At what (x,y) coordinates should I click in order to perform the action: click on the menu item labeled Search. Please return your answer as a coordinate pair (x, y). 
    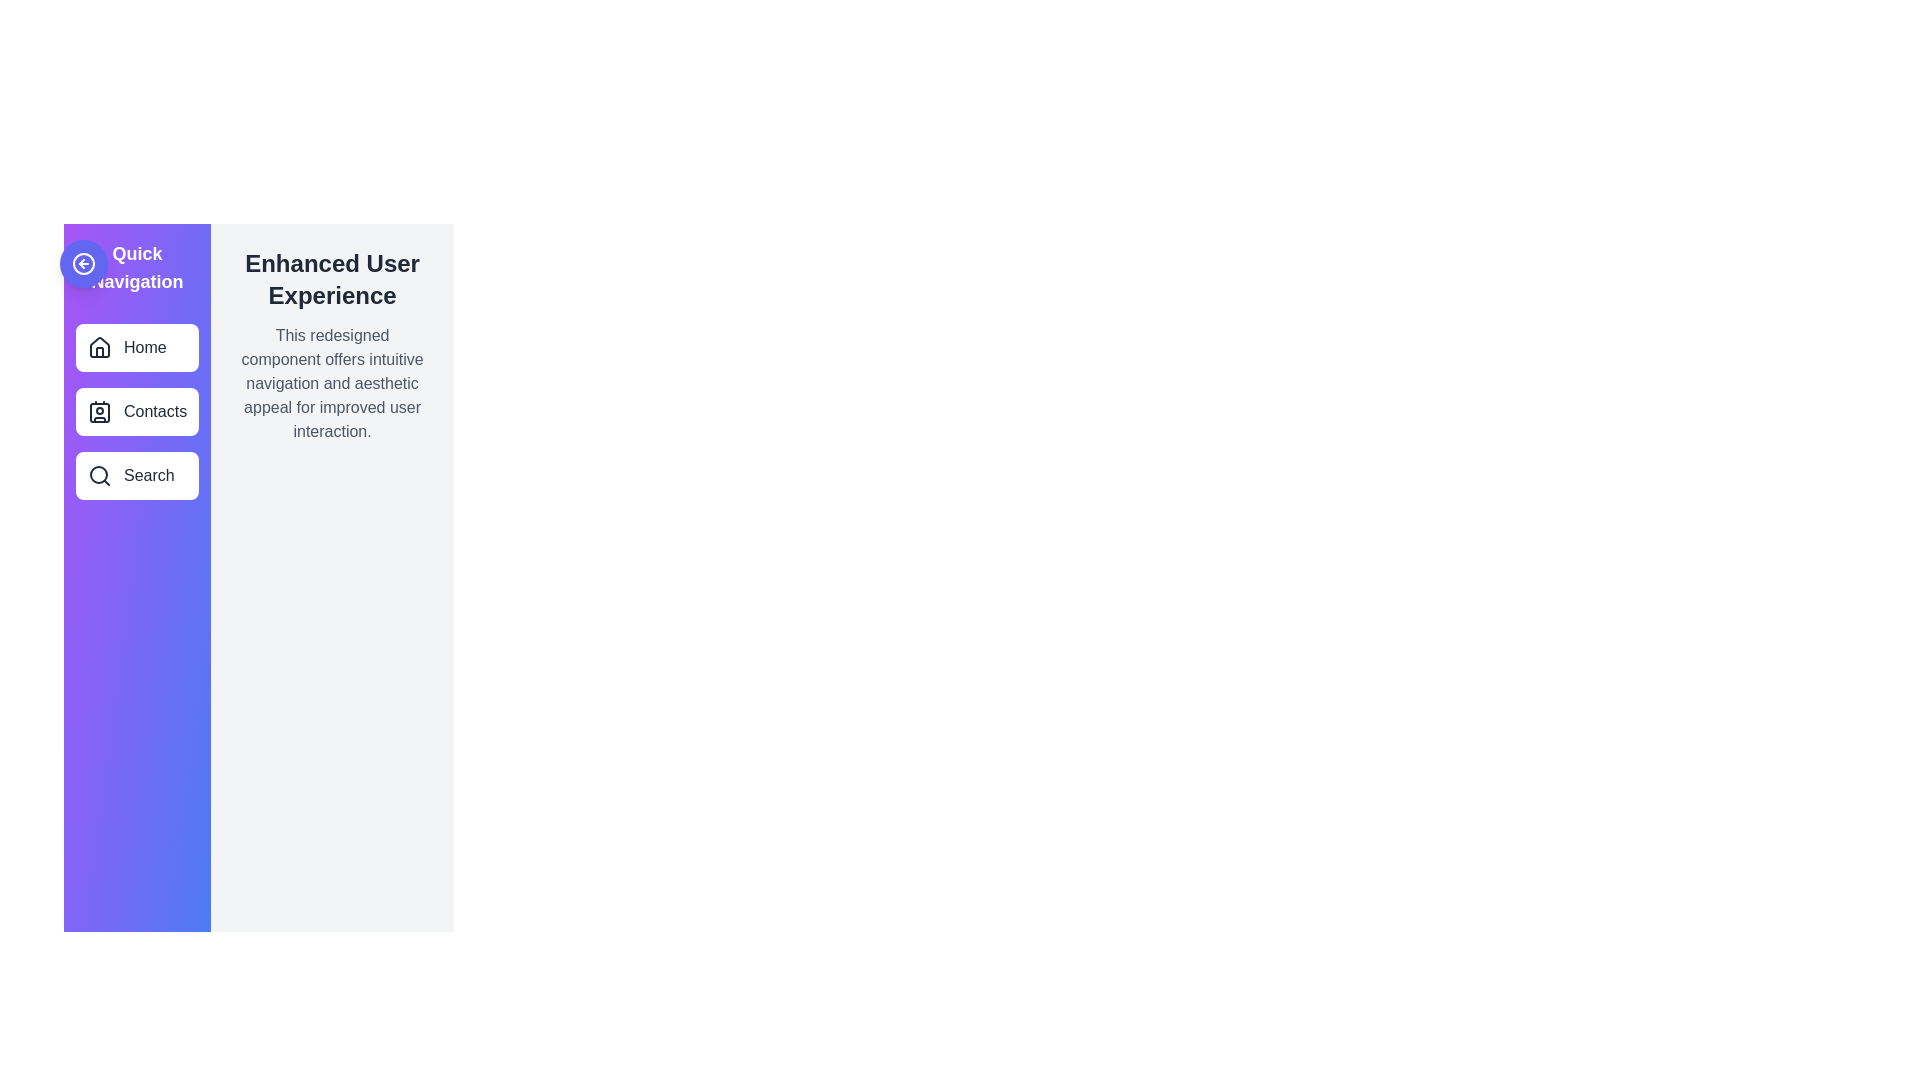
    Looking at the image, I should click on (136, 475).